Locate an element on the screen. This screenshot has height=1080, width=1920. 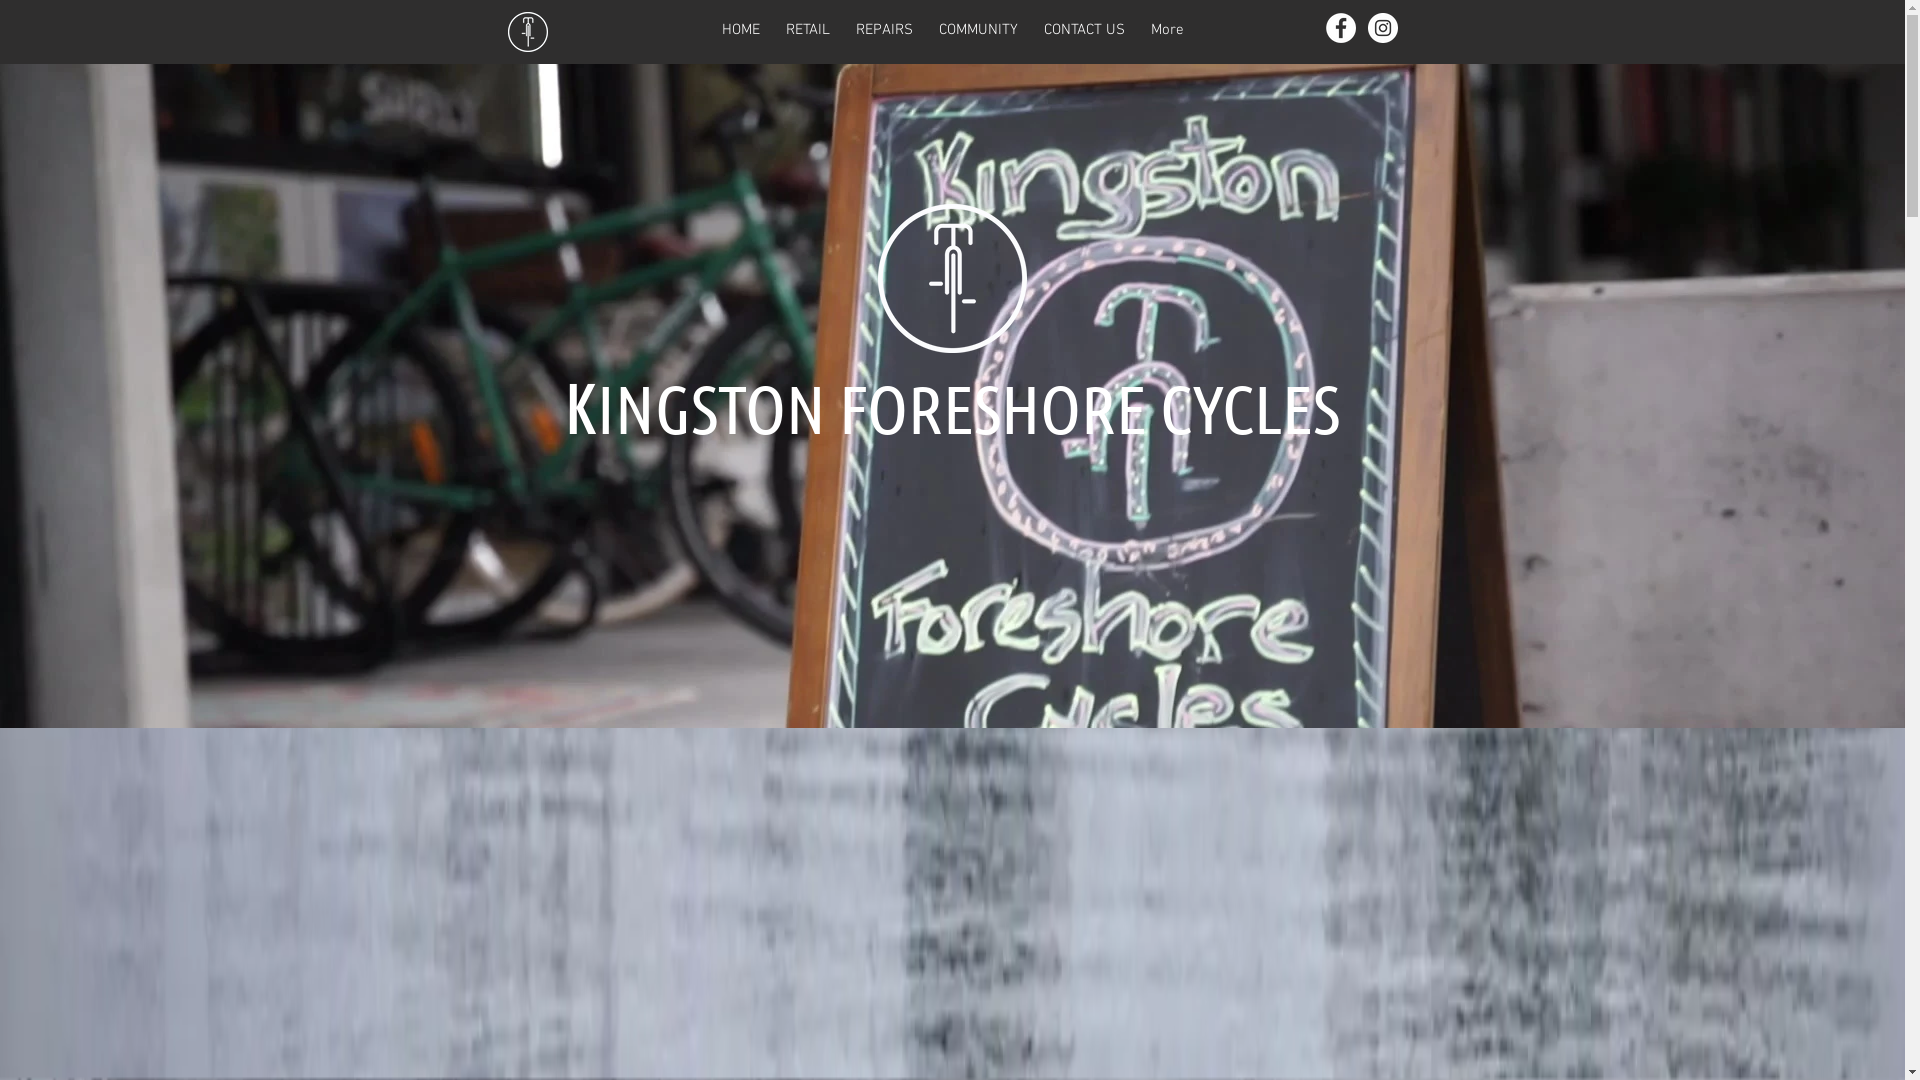
'HOME' is located at coordinates (708, 31).